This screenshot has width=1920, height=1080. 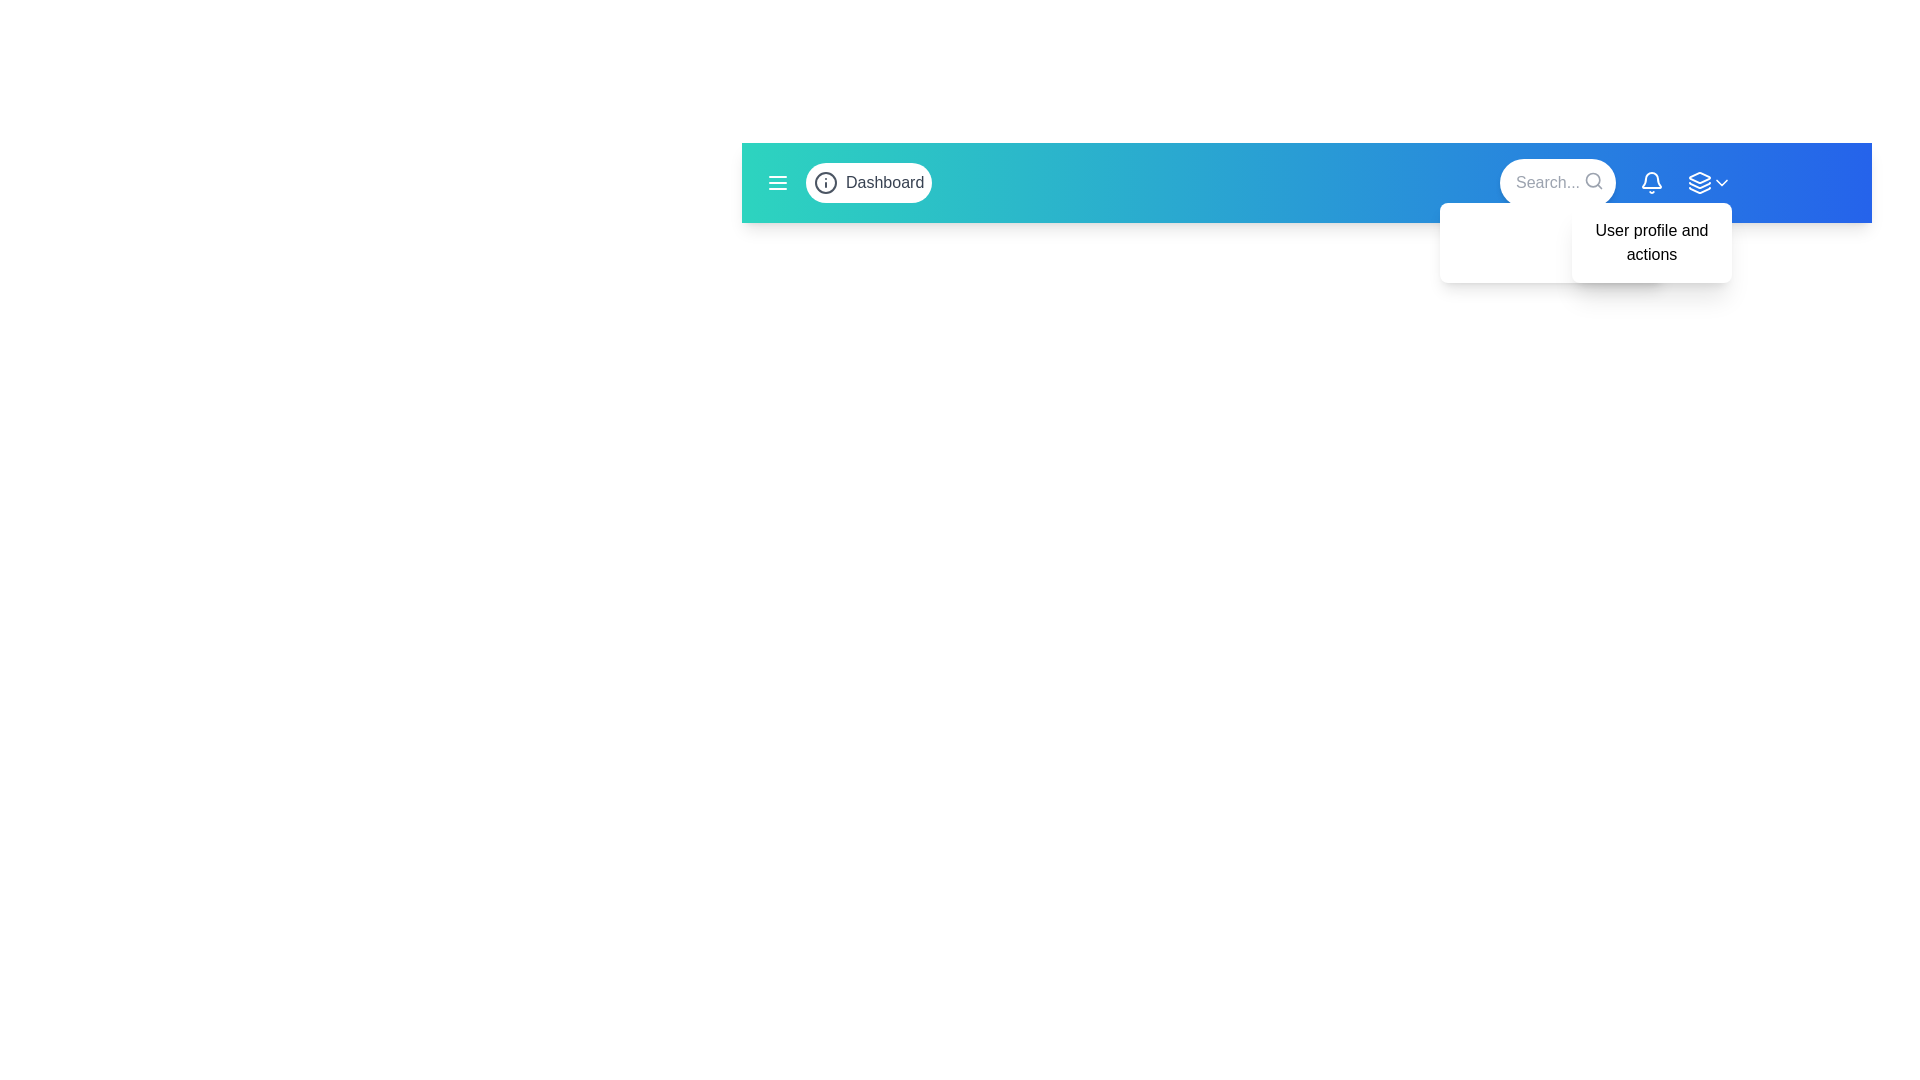 I want to click on the layered squares icon with a blue background located on the navigation bar, adjacent to the downward triangle icon, so click(x=1708, y=182).